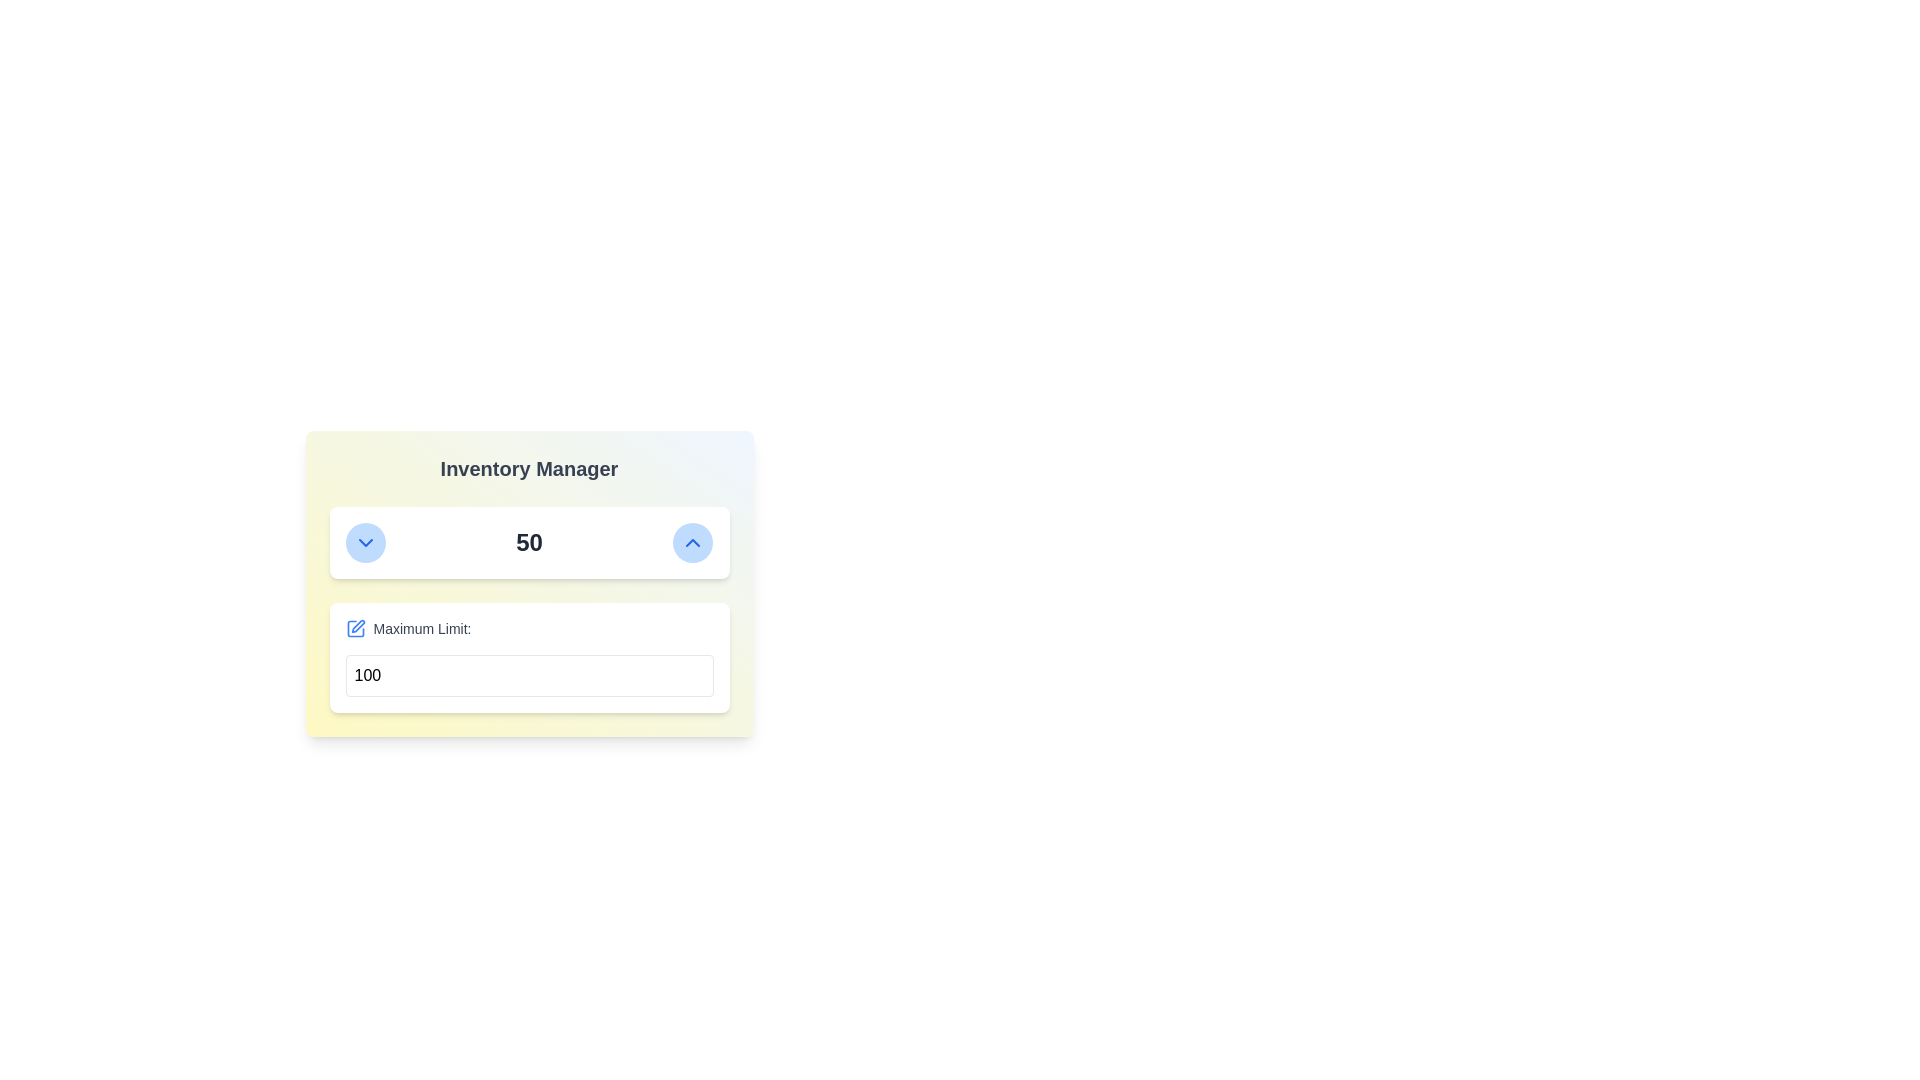 This screenshot has height=1080, width=1920. What do you see at coordinates (421, 627) in the screenshot?
I see `the static informational Text label that describes the adjacent input field for the maximum value setting, located beneath the 'Inventory Manager' numeric input field` at bounding box center [421, 627].